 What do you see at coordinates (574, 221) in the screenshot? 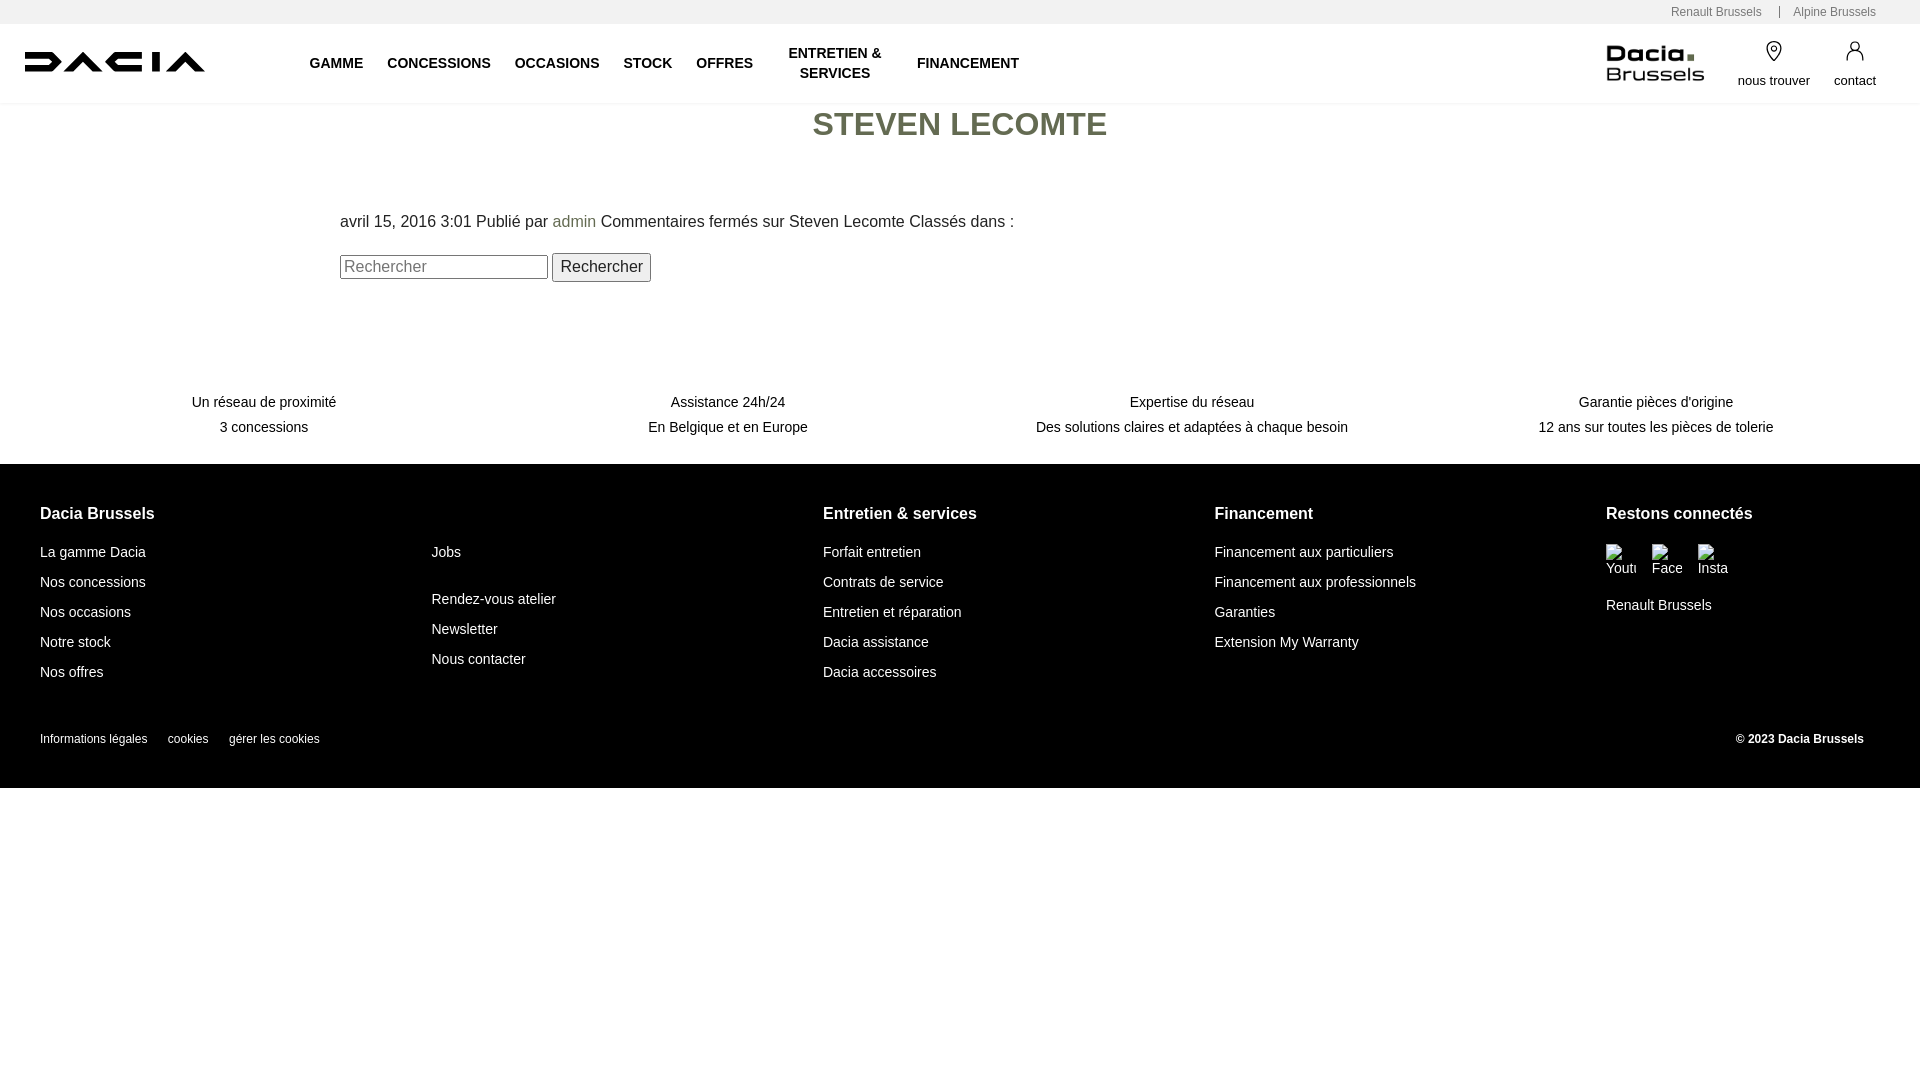
I see `'admin'` at bounding box center [574, 221].